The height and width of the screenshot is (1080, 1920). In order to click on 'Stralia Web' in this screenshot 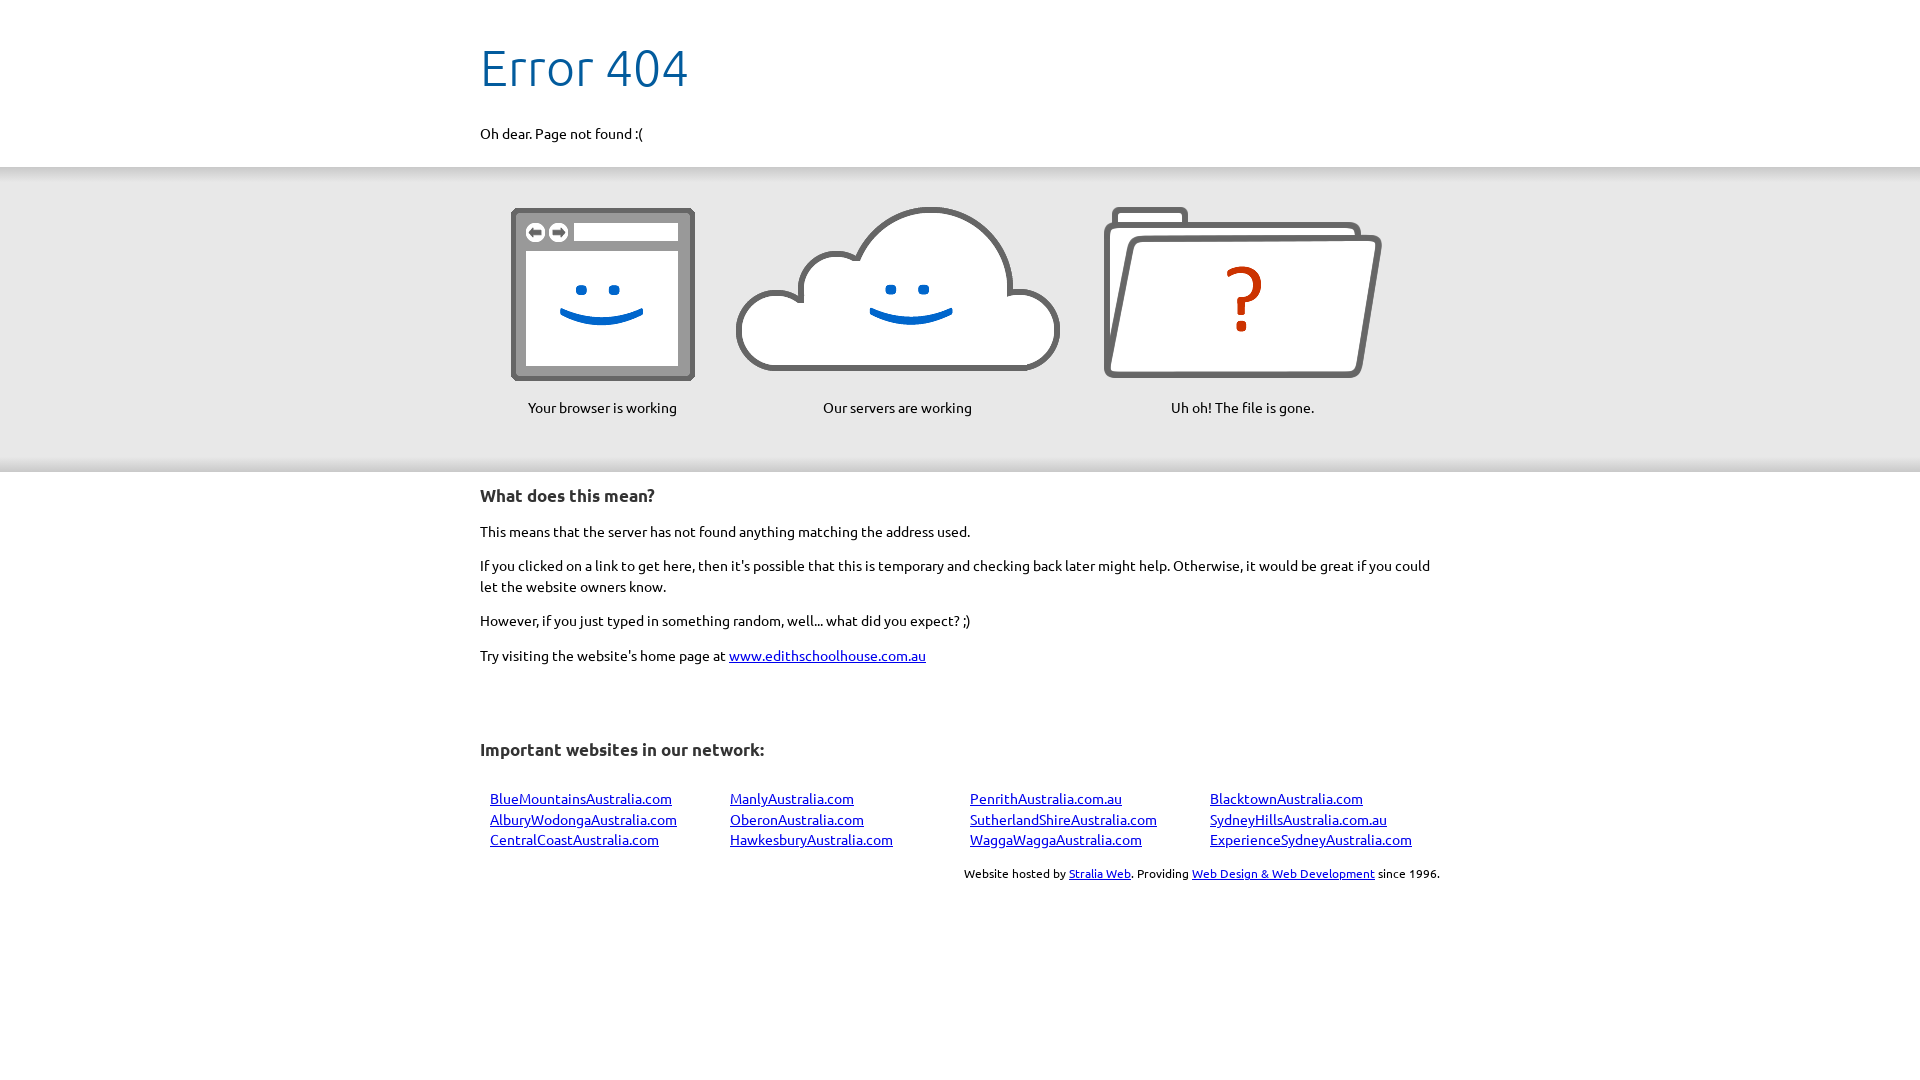, I will do `click(1098, 871)`.